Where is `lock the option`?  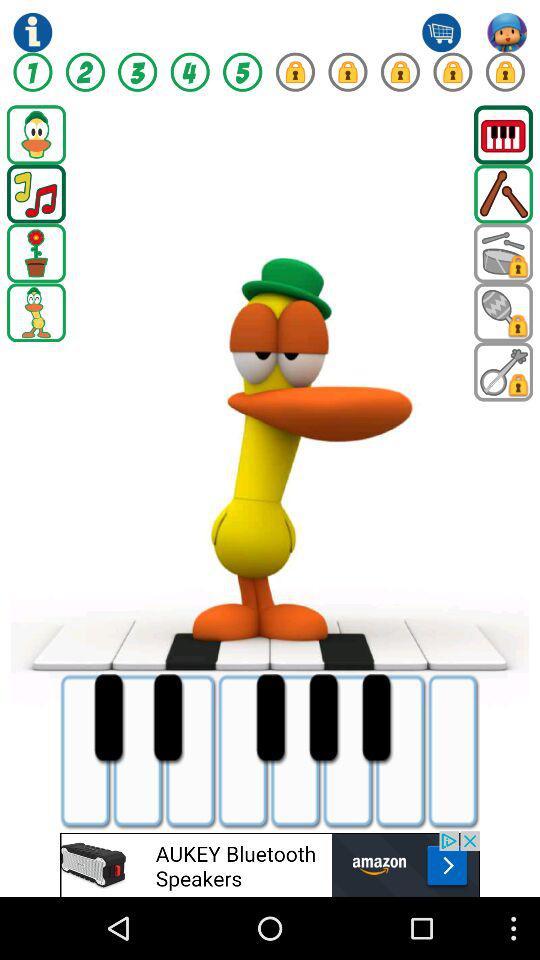
lock the option is located at coordinates (294, 72).